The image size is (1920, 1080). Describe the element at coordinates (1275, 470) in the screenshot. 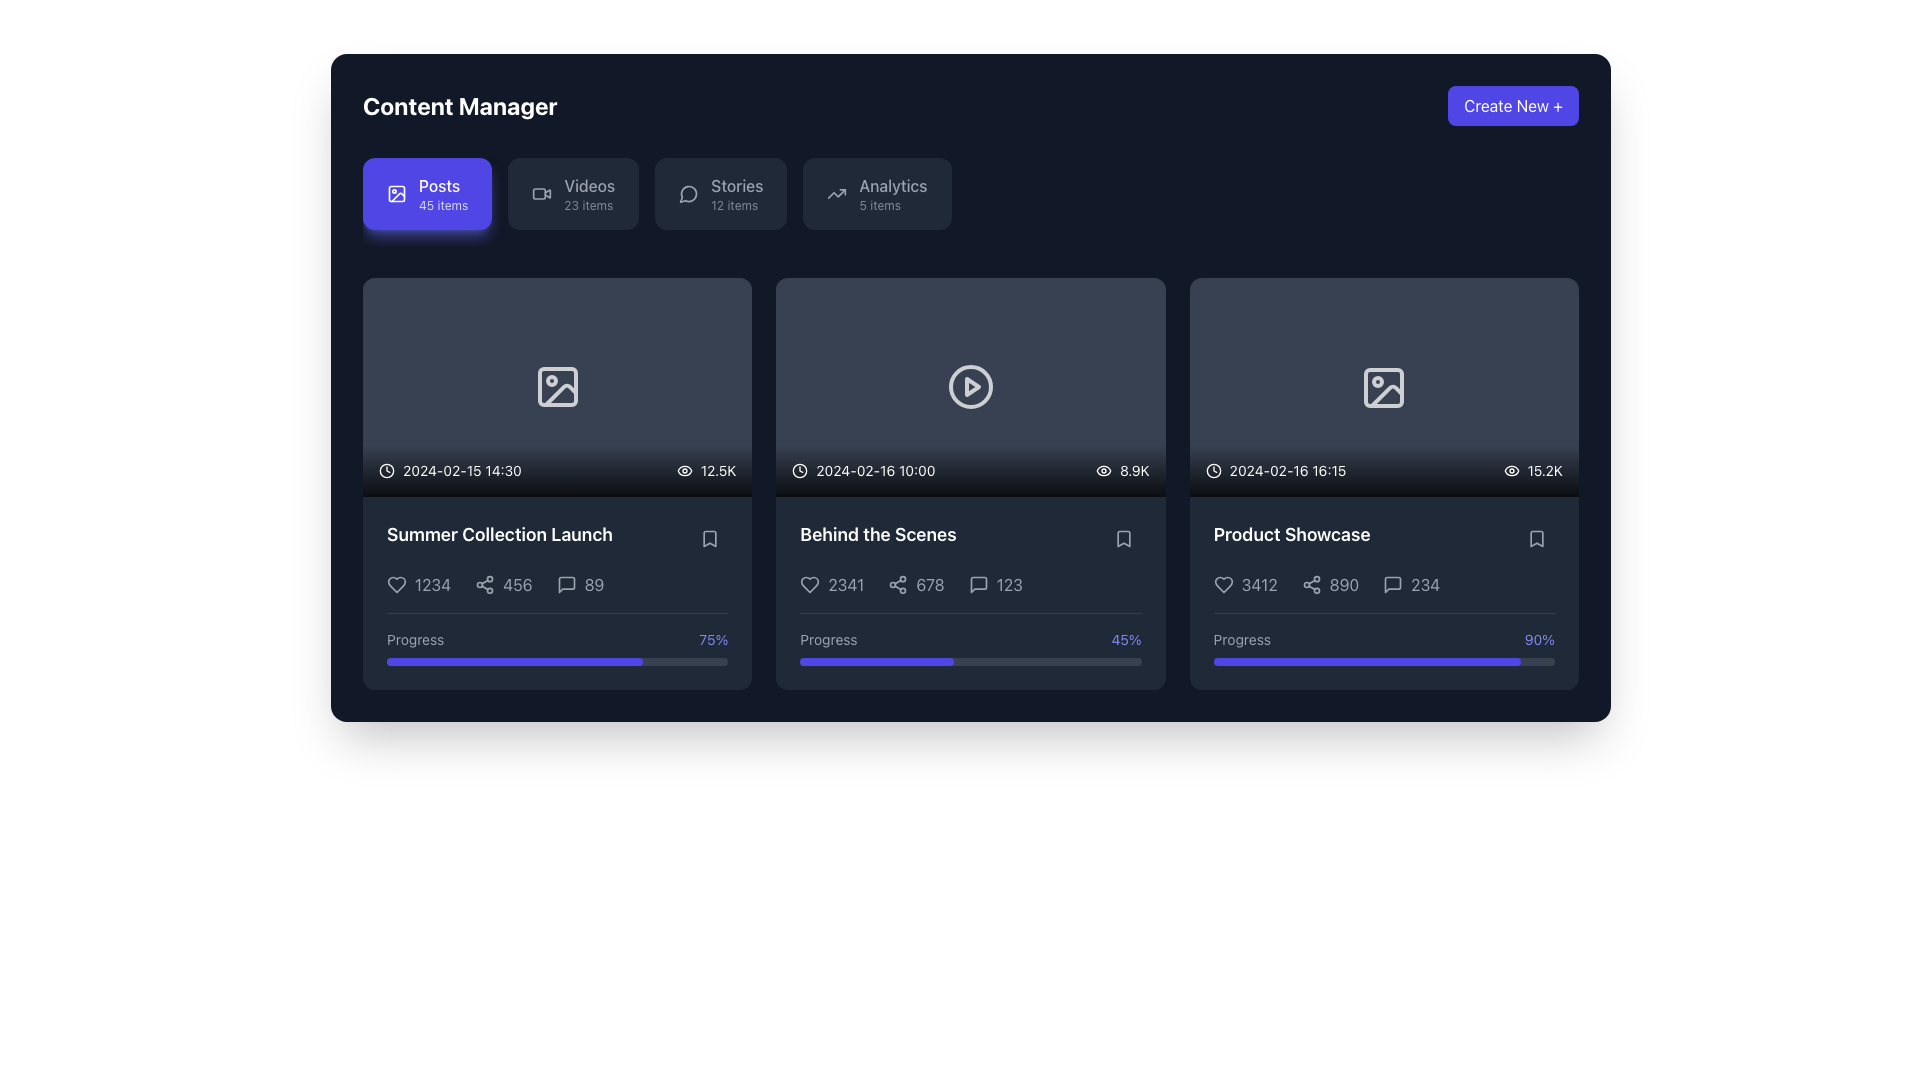

I see `the Timestamp display element with the clock icon` at that location.